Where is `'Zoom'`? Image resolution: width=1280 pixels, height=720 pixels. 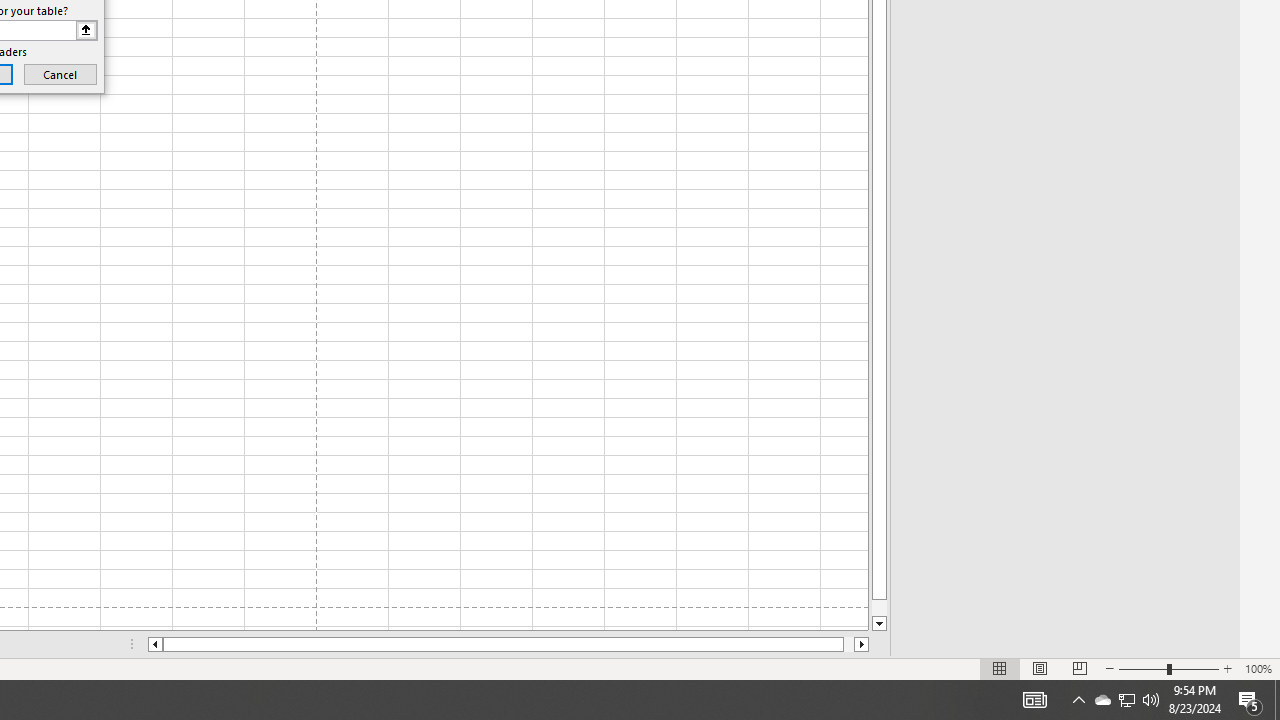 'Zoom' is located at coordinates (1168, 669).